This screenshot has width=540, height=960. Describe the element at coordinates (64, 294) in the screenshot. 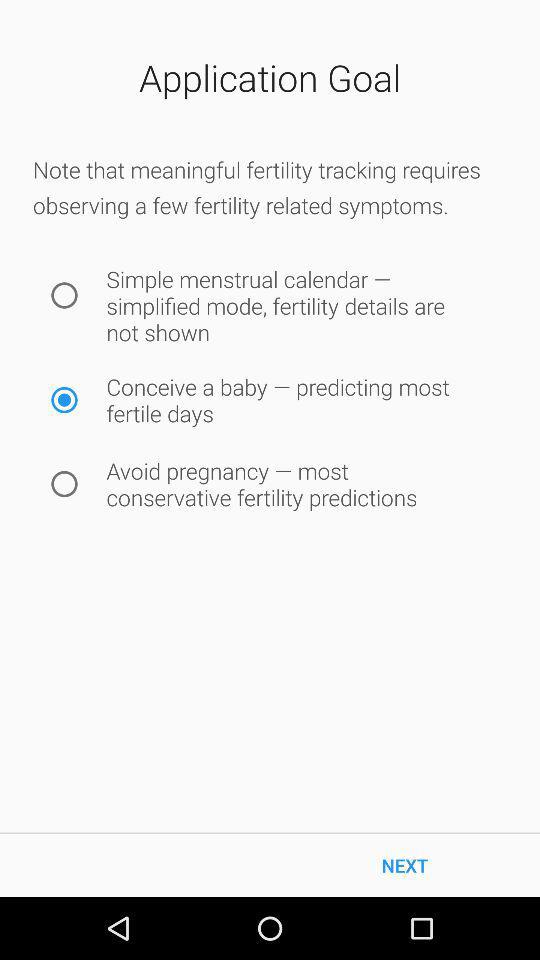

I see `response` at that location.